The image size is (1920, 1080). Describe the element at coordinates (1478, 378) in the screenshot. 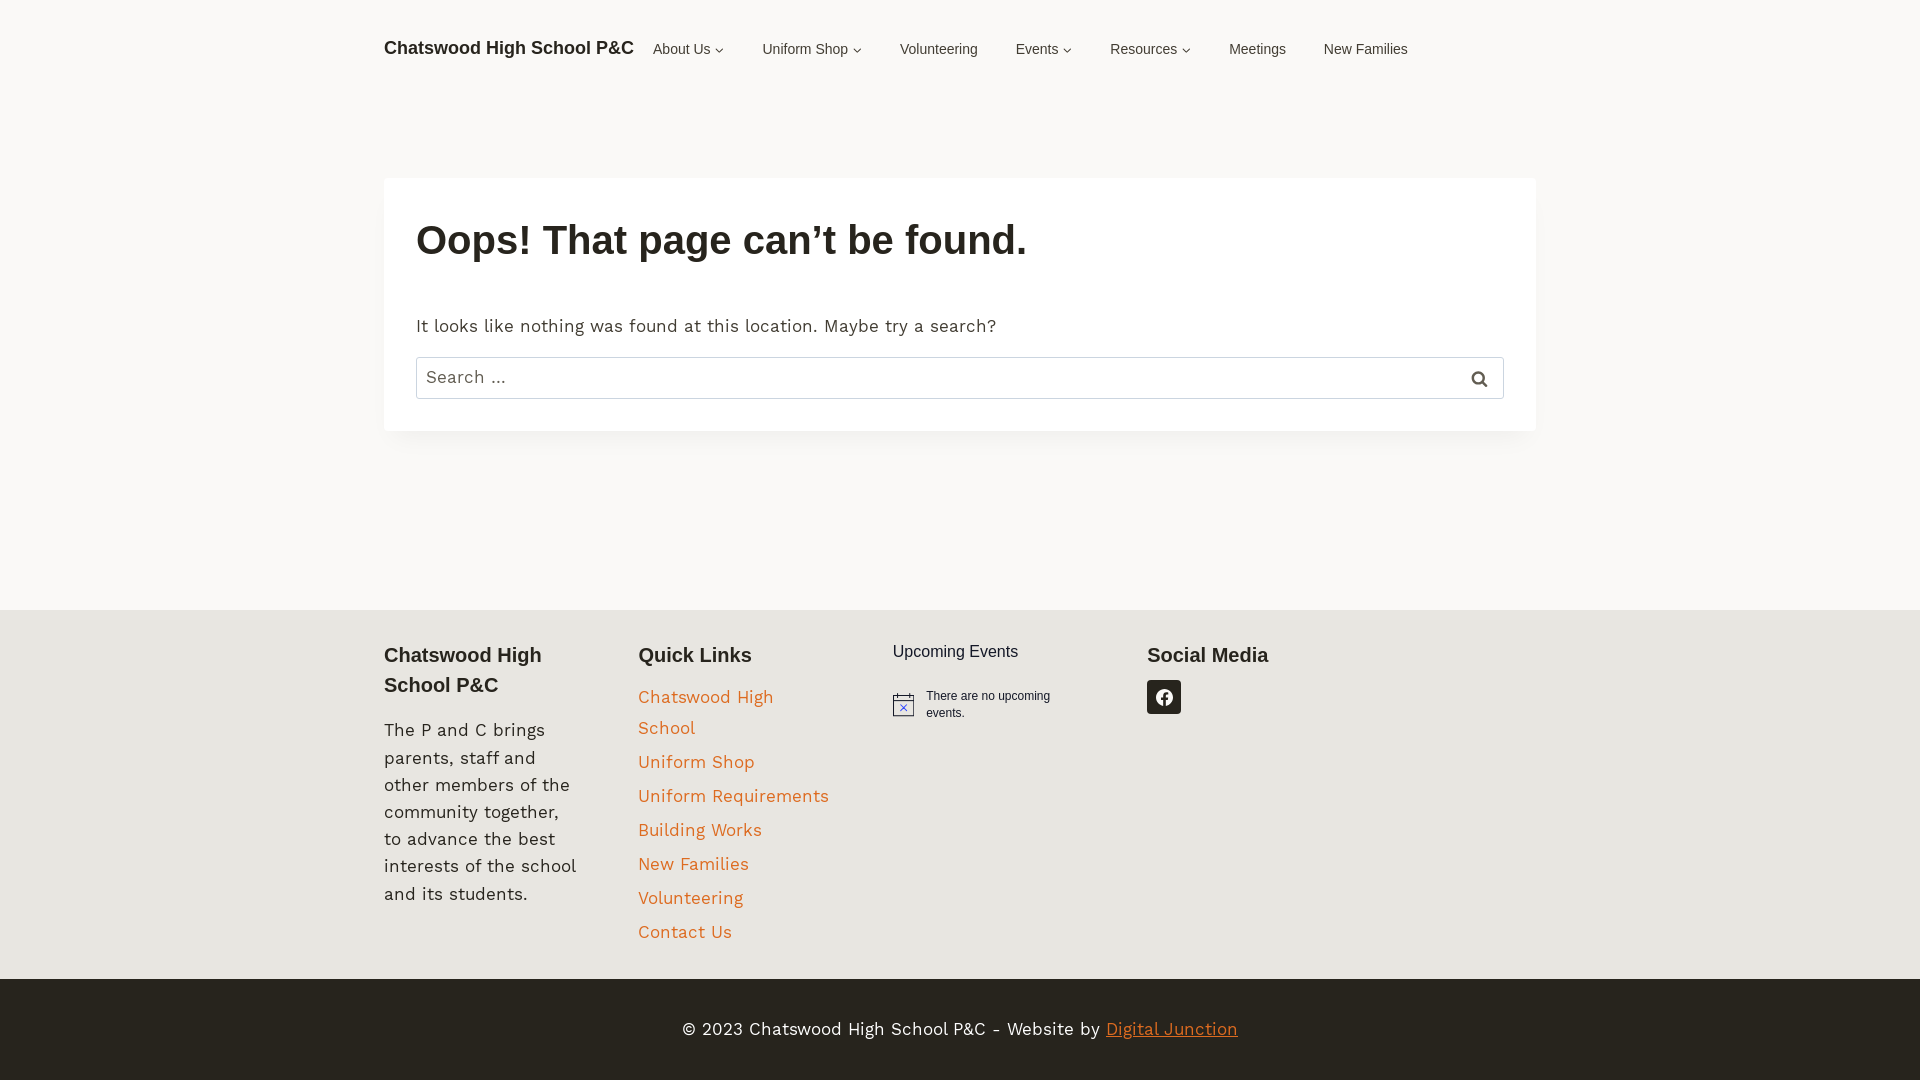

I see `'Search'` at that location.